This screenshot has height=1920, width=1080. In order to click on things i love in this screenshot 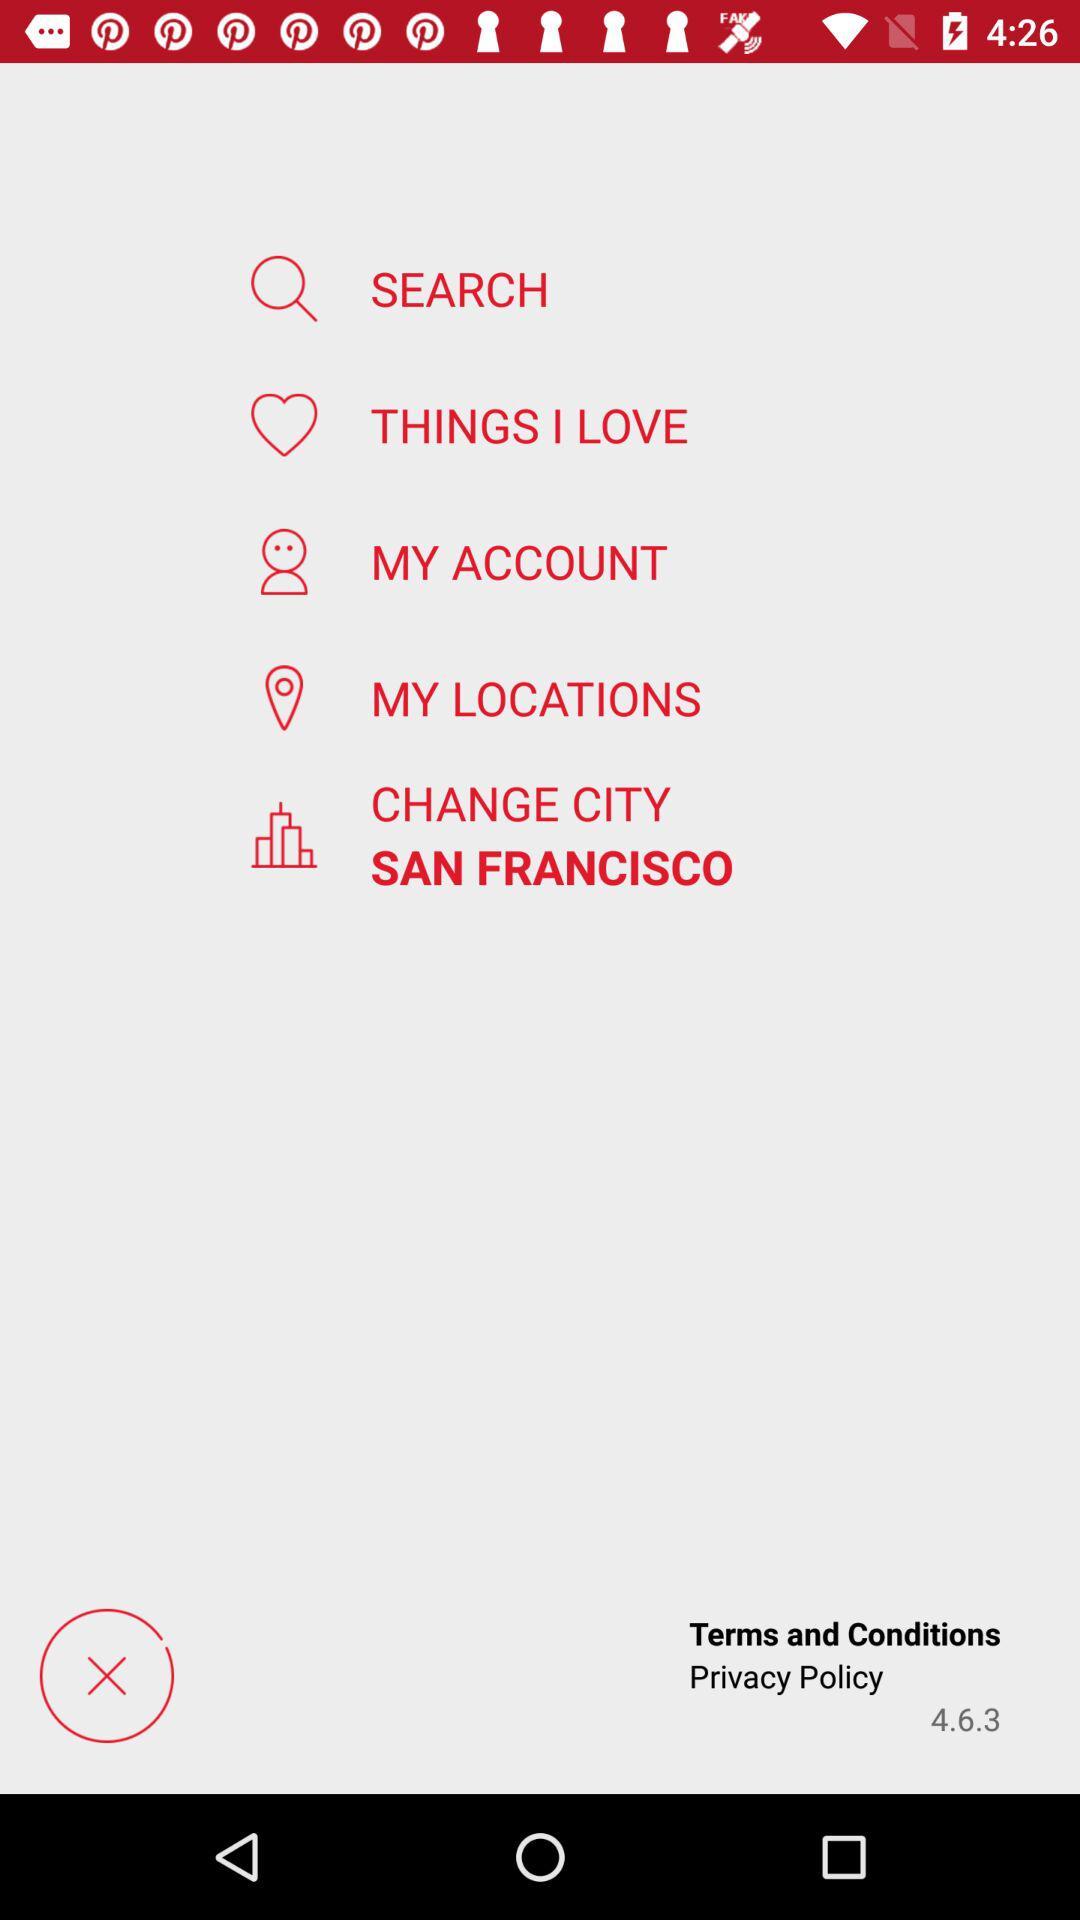, I will do `click(528, 423)`.